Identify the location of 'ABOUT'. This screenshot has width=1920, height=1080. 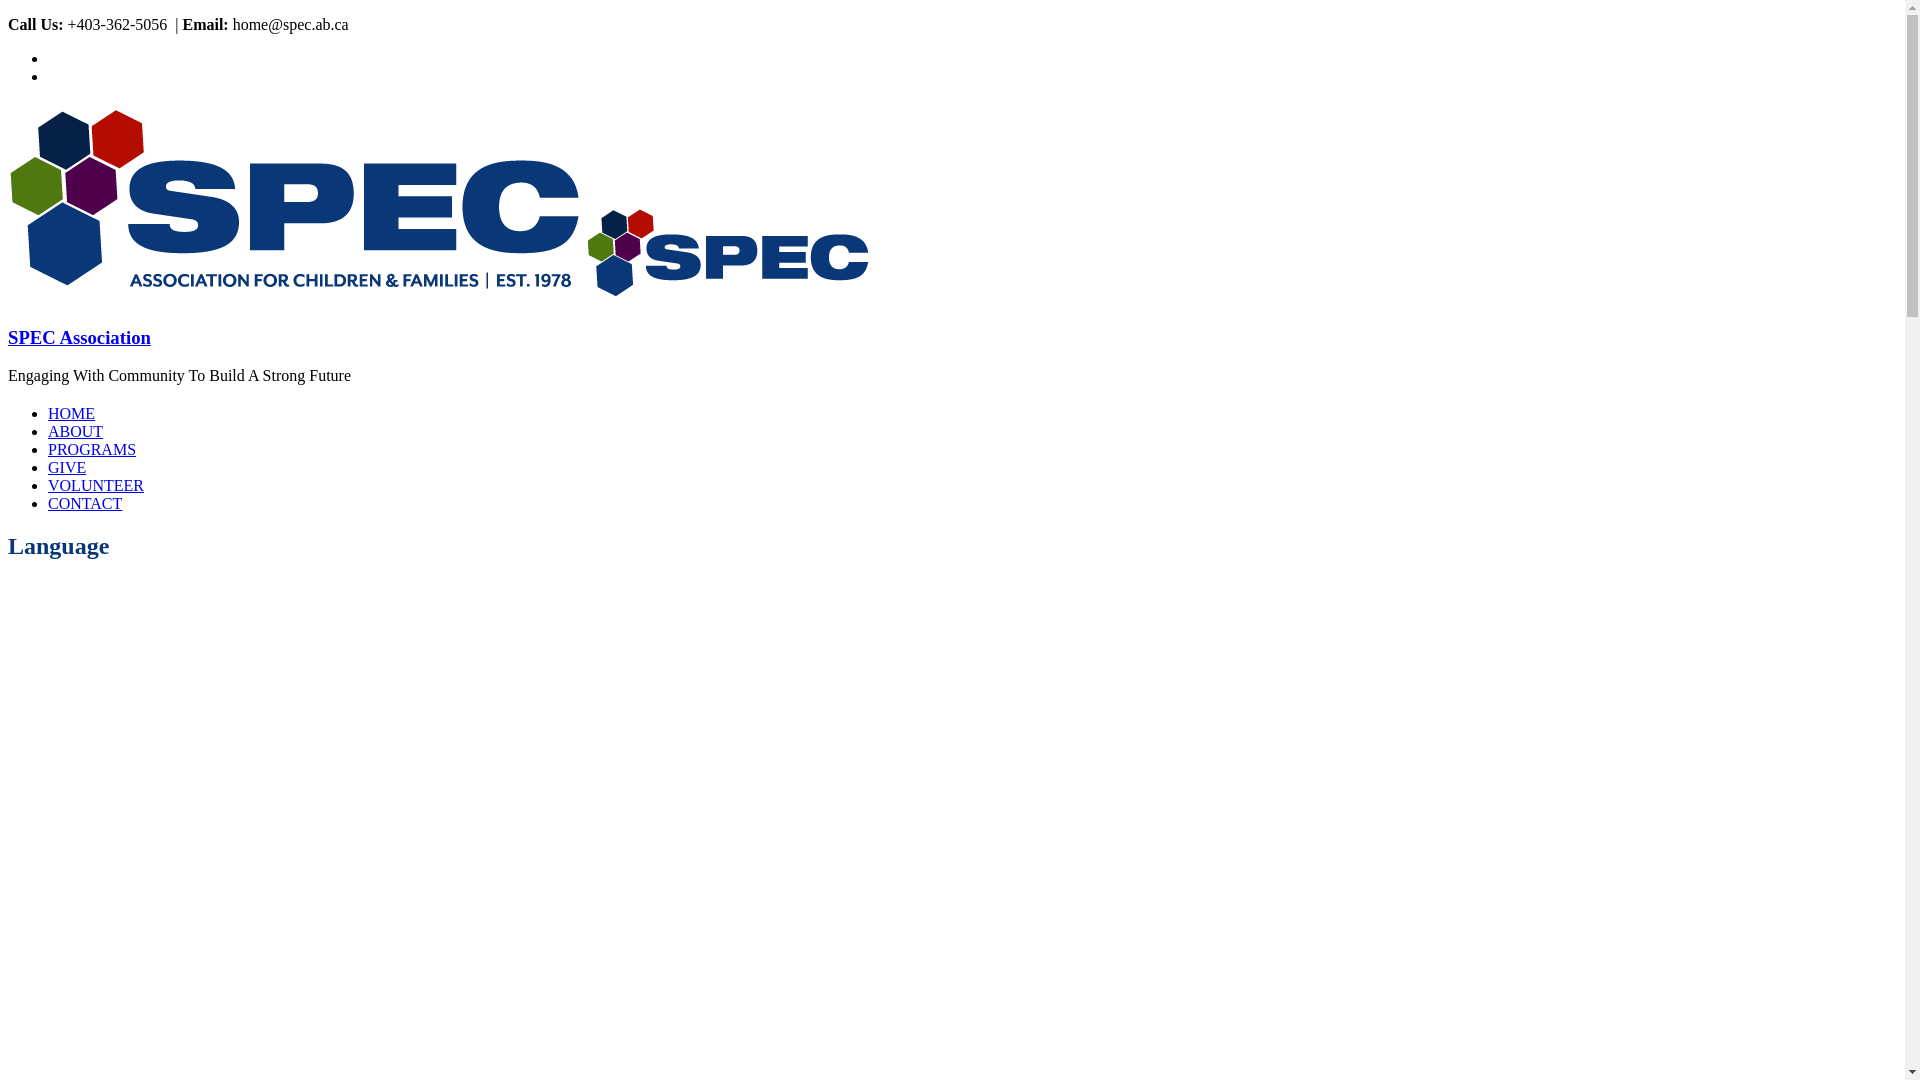
(75, 430).